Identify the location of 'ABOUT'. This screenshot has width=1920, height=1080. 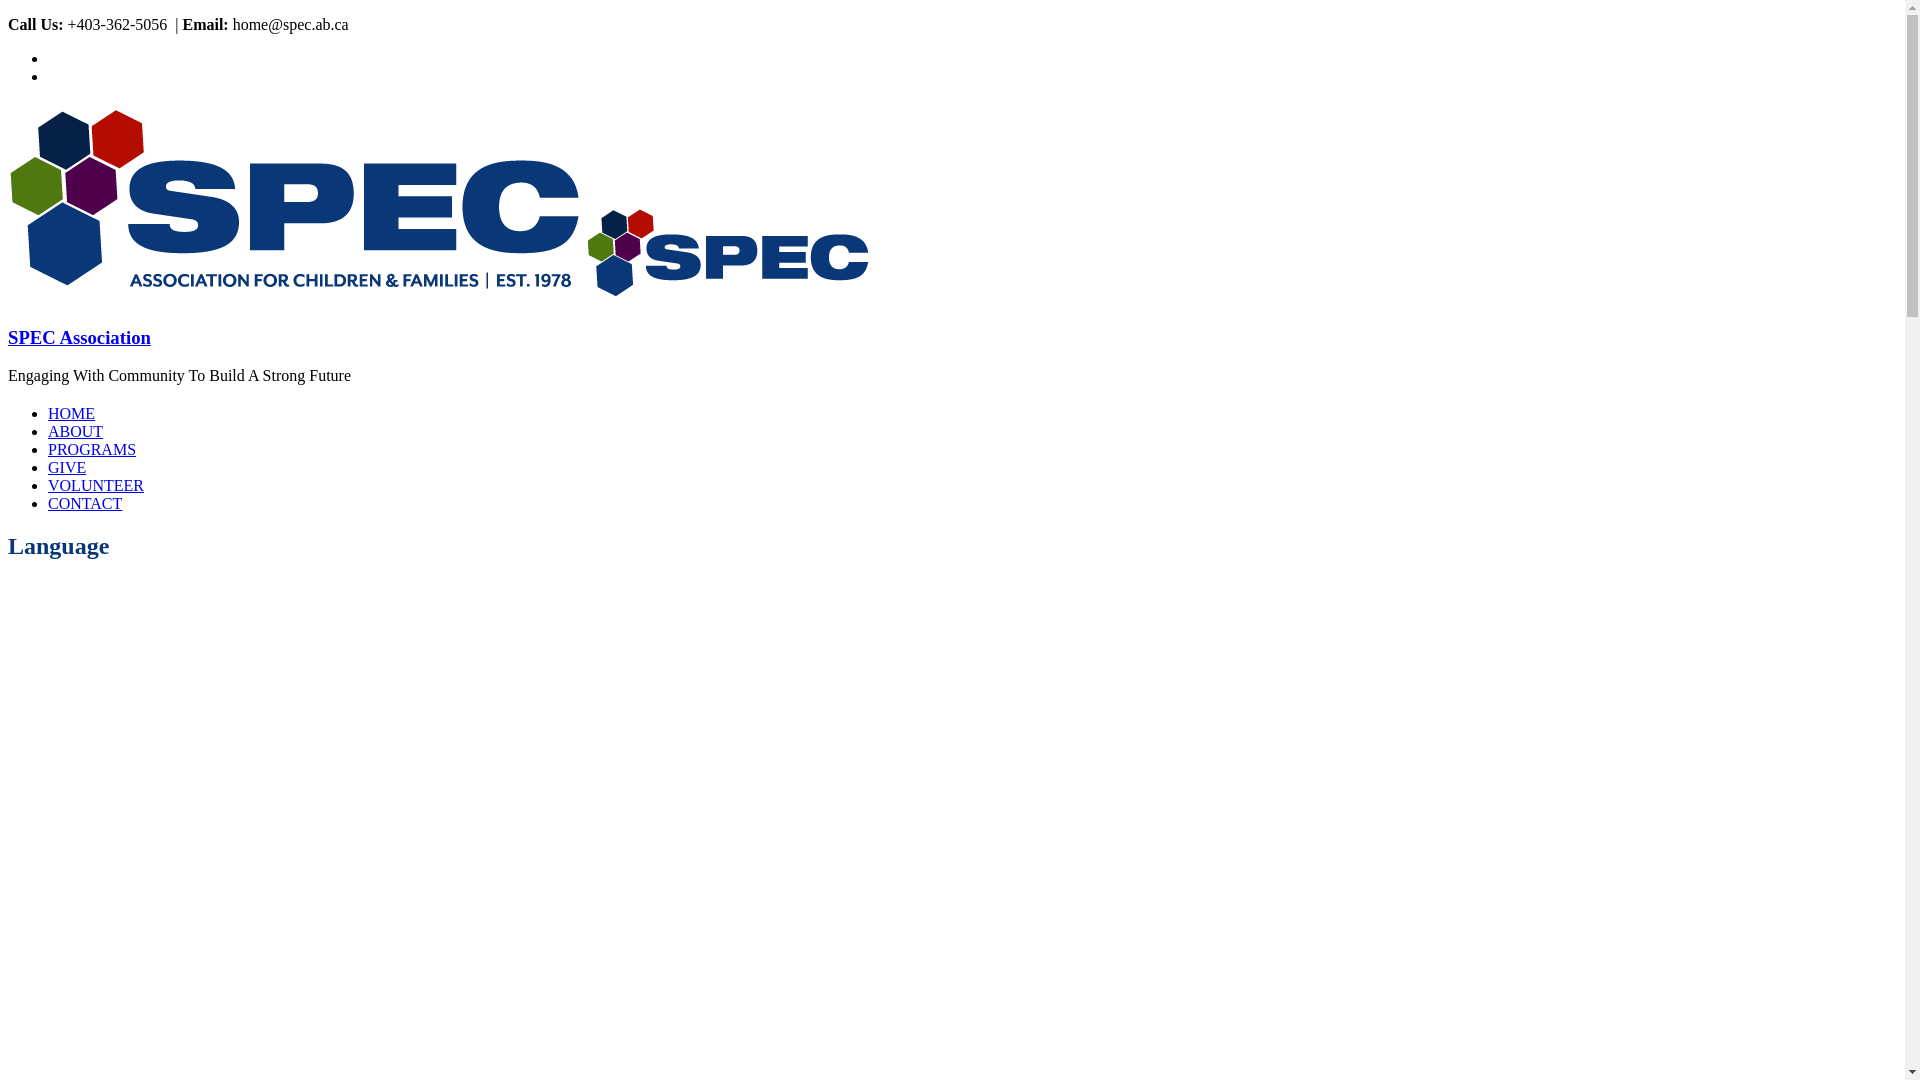
(75, 430).